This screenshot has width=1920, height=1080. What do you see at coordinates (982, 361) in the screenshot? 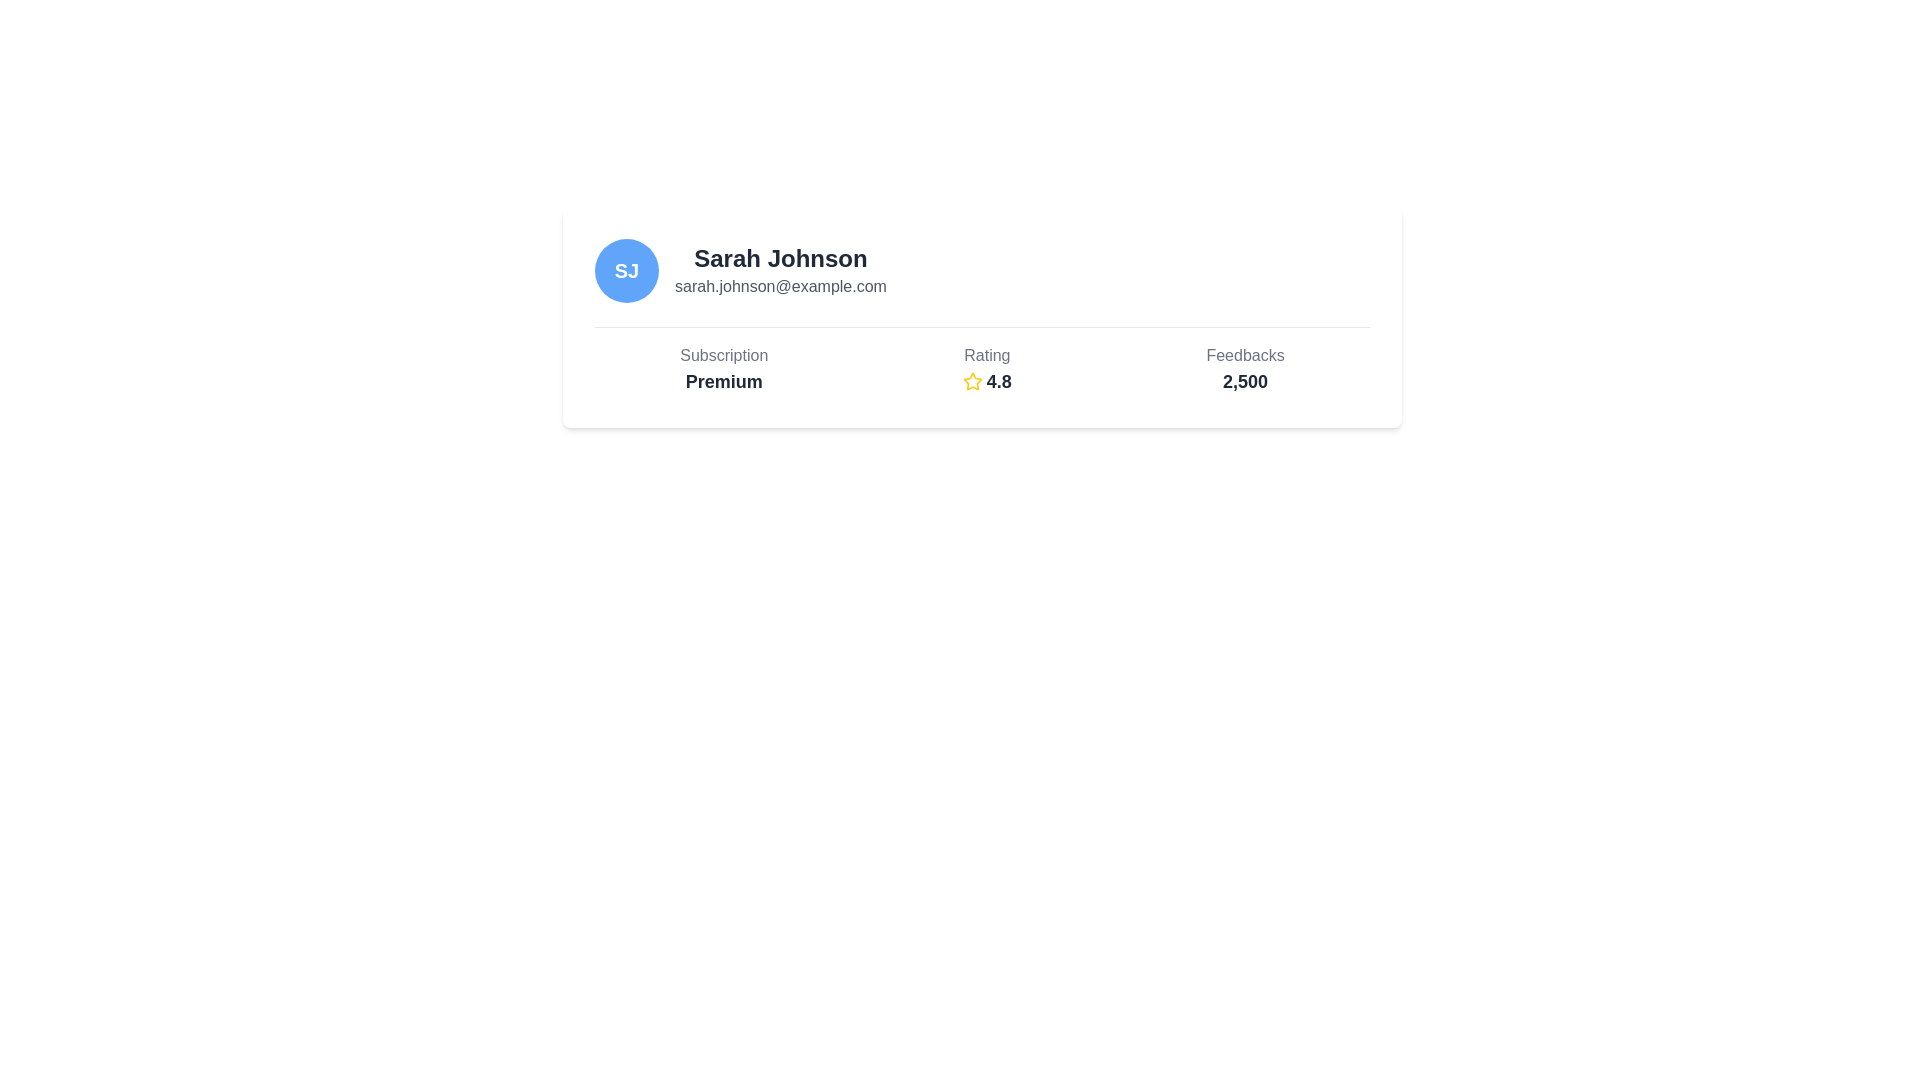
I see `the Informational display group that contains the labels 'Subscription', 'Rating', and 'Feedbacks' with their respective values 'Premium', '4.8', and '2,500', located in the lower section of the white user information card` at bounding box center [982, 361].